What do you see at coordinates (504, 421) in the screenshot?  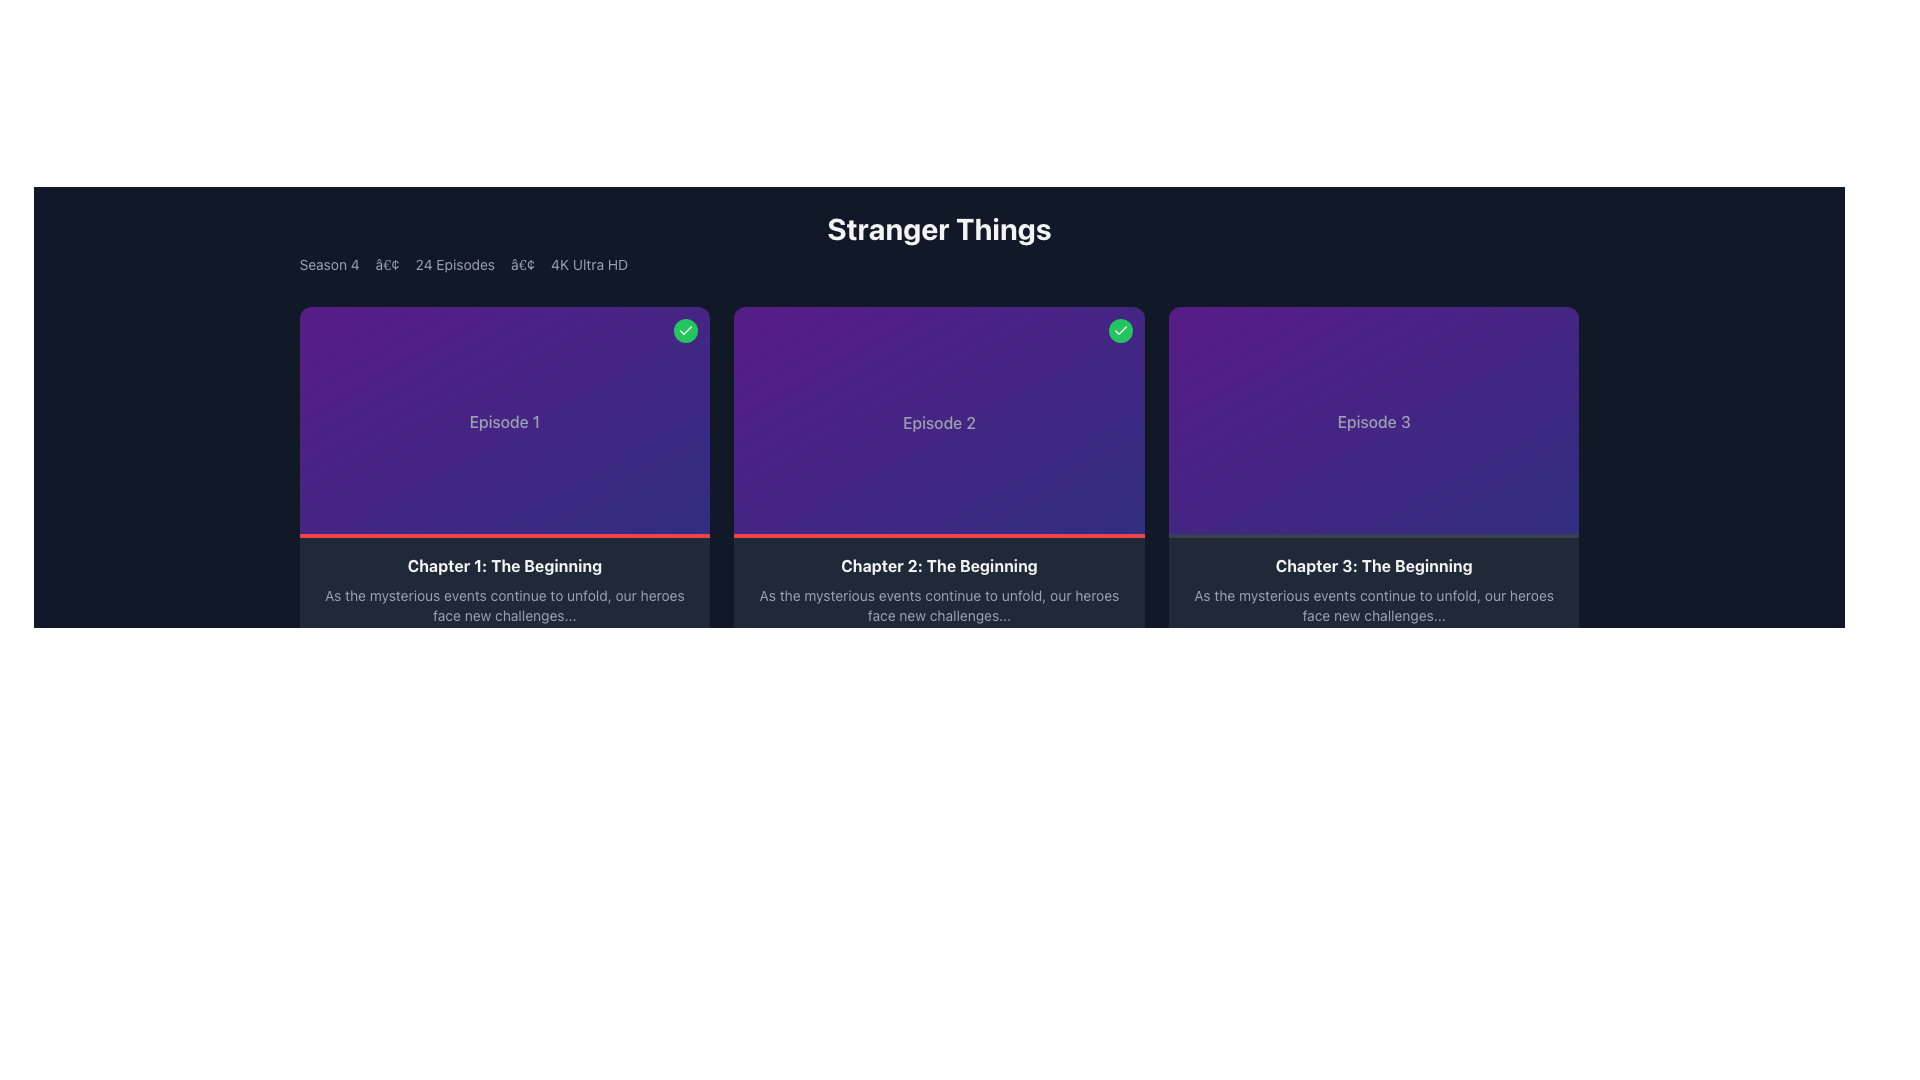 I see `text label displaying 'Episode 1' which is centered in the first card of three identical cards on a purple background` at bounding box center [504, 421].